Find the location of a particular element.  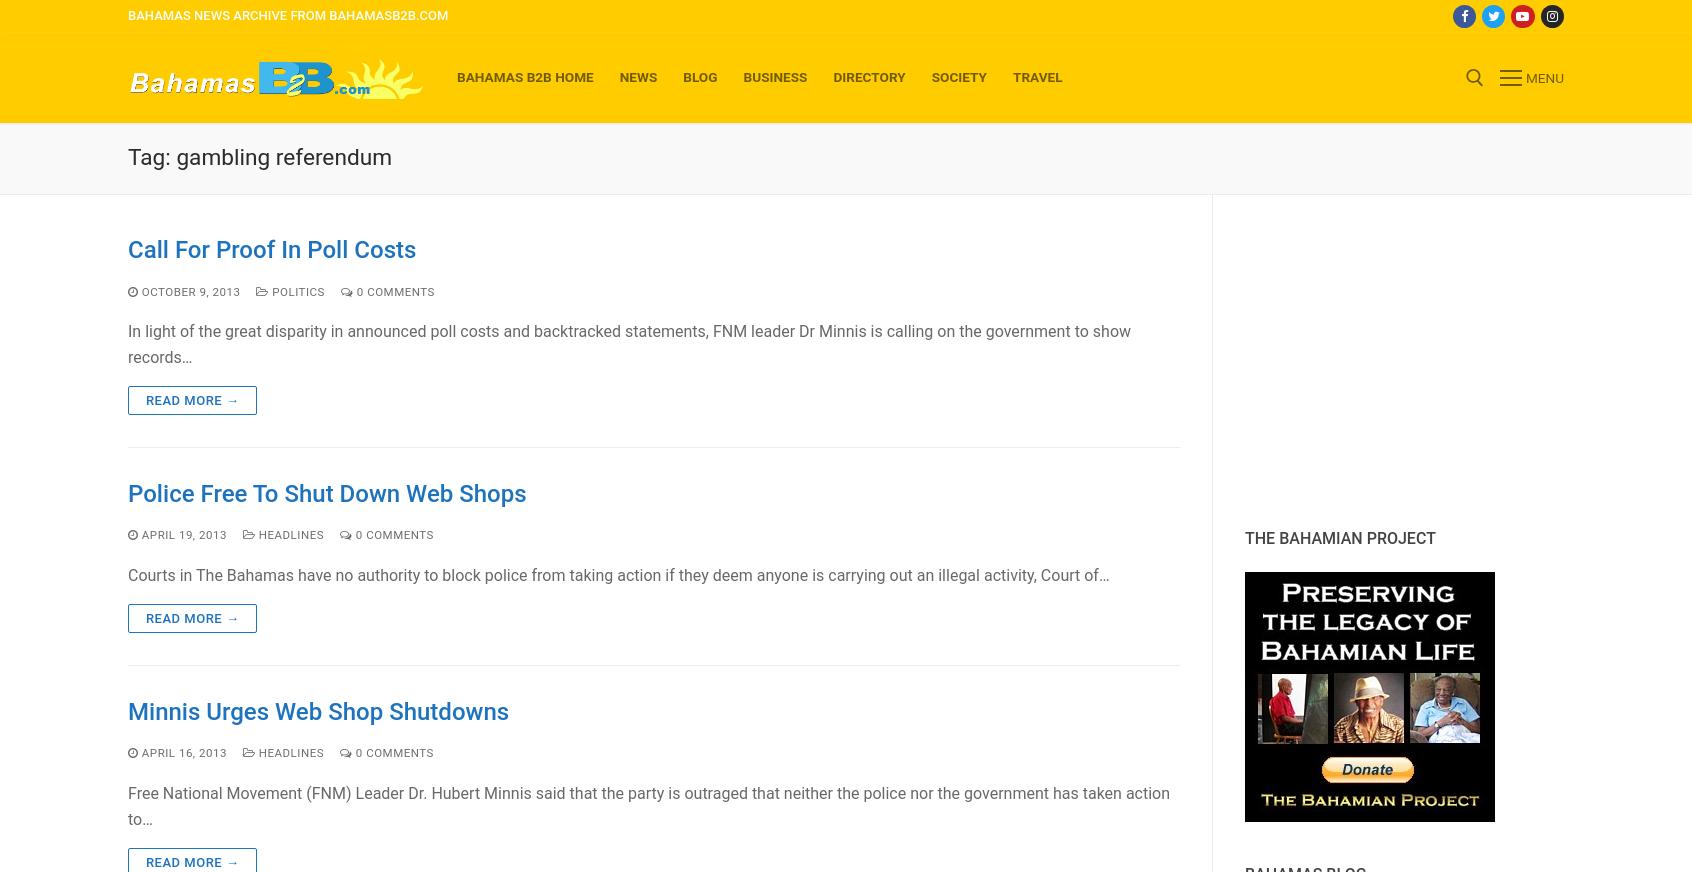

'April 19, 2013' is located at coordinates (182, 533).